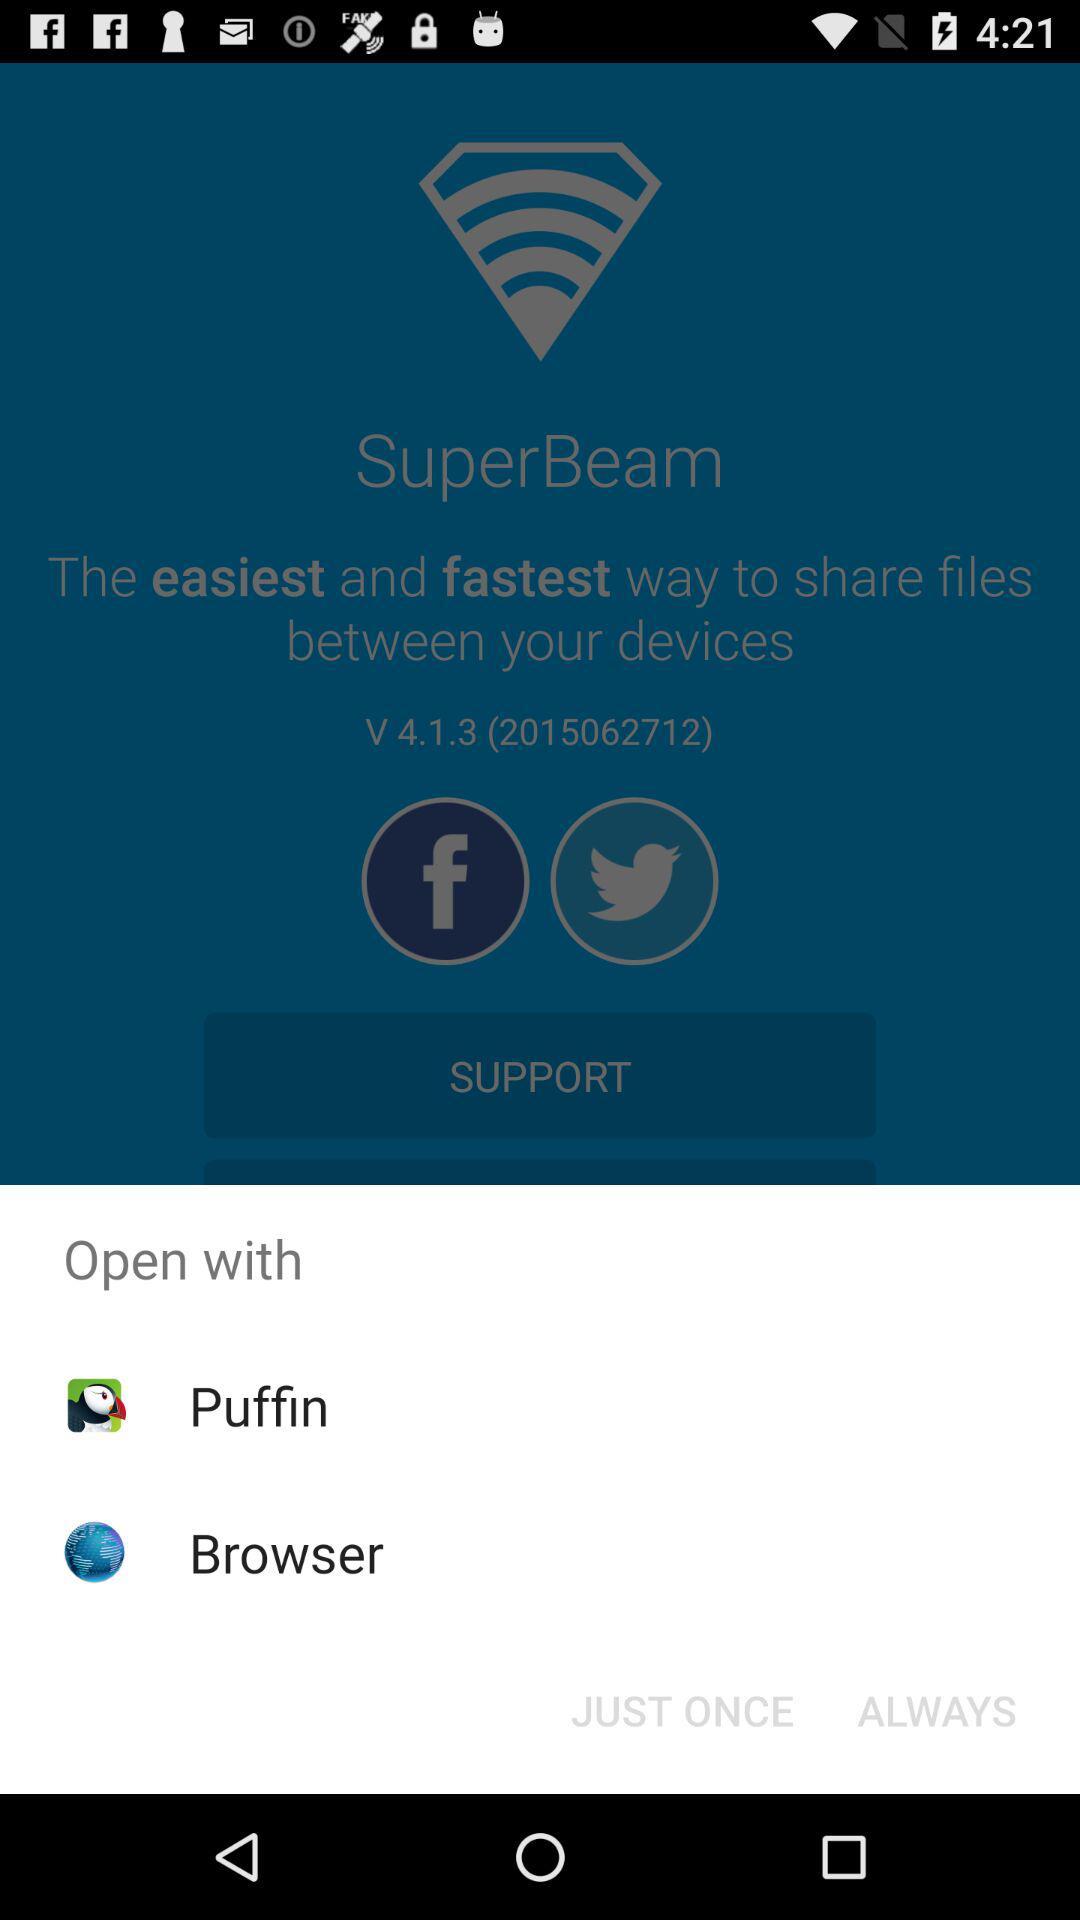 The image size is (1080, 1920). What do you see at coordinates (681, 1708) in the screenshot?
I see `button next to the always button` at bounding box center [681, 1708].